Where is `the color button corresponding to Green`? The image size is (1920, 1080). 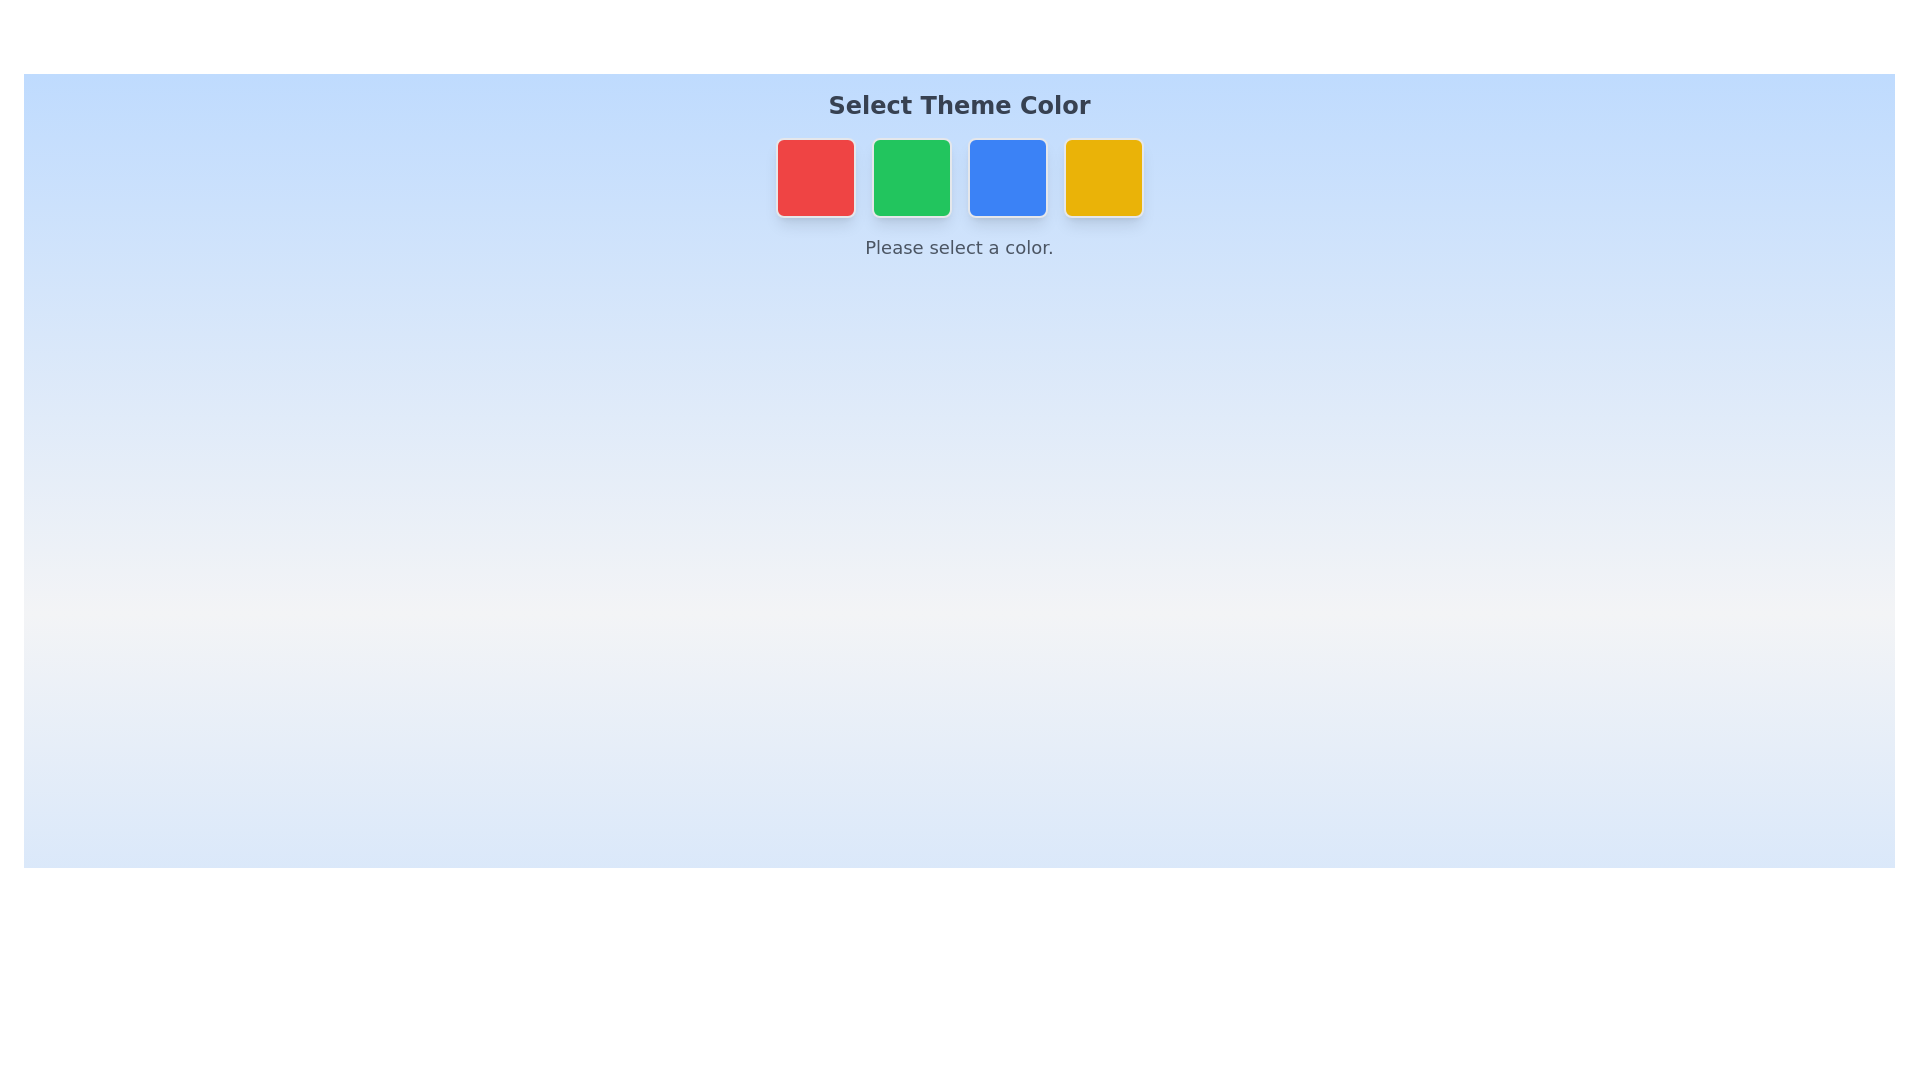 the color button corresponding to Green is located at coordinates (910, 176).